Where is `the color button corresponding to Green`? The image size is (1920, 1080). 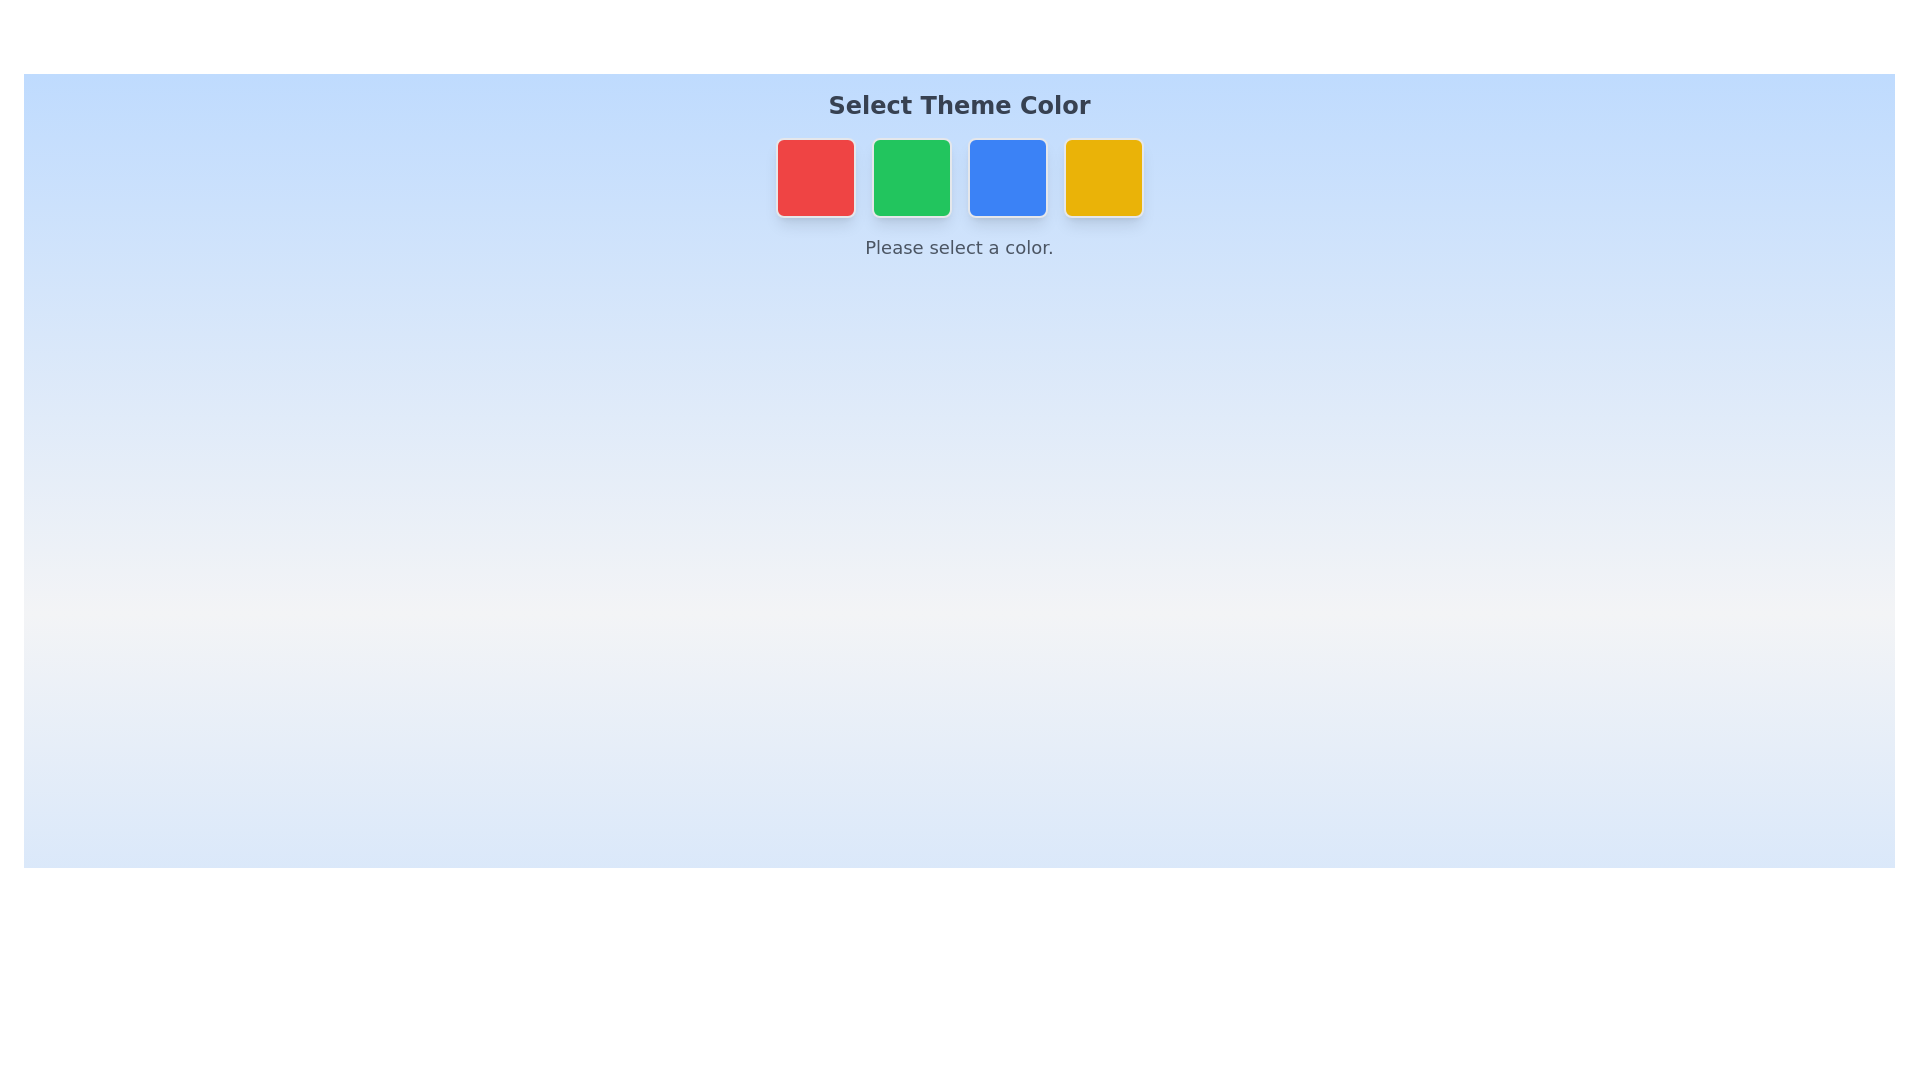 the color button corresponding to Green is located at coordinates (910, 176).